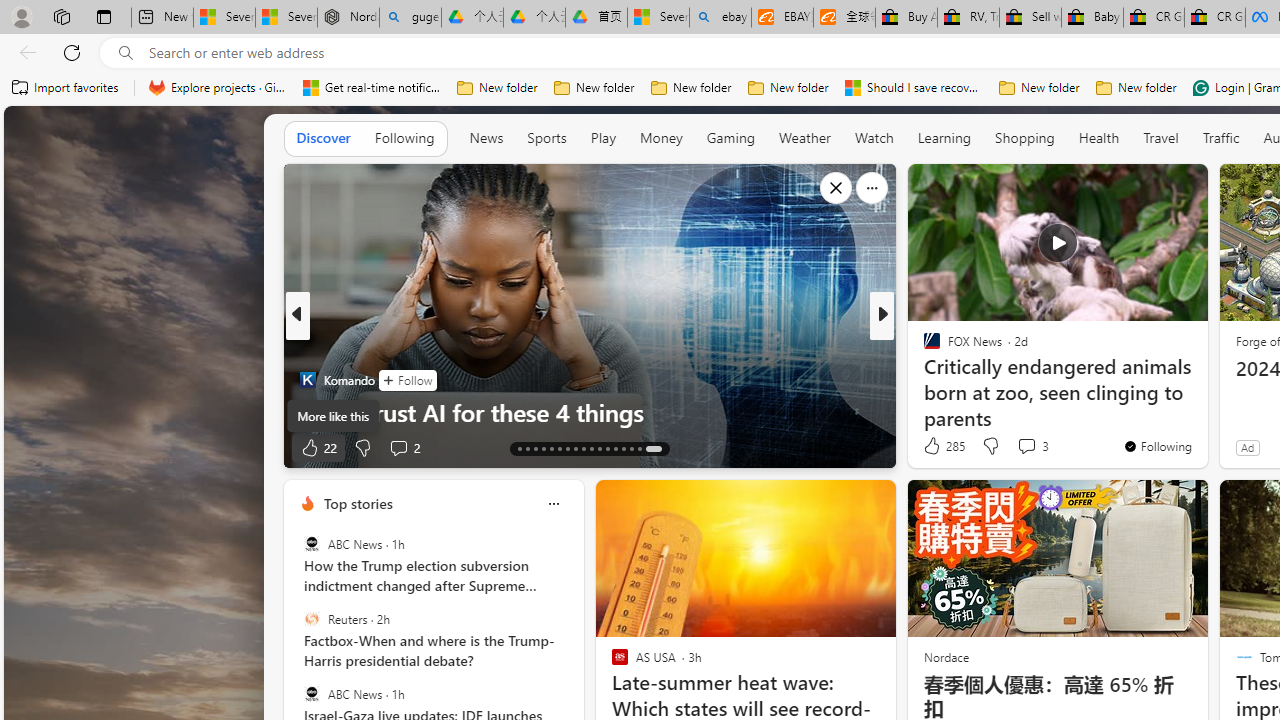 This screenshot has height=720, width=1280. I want to click on 'guge yunpan - Search', so click(409, 17).